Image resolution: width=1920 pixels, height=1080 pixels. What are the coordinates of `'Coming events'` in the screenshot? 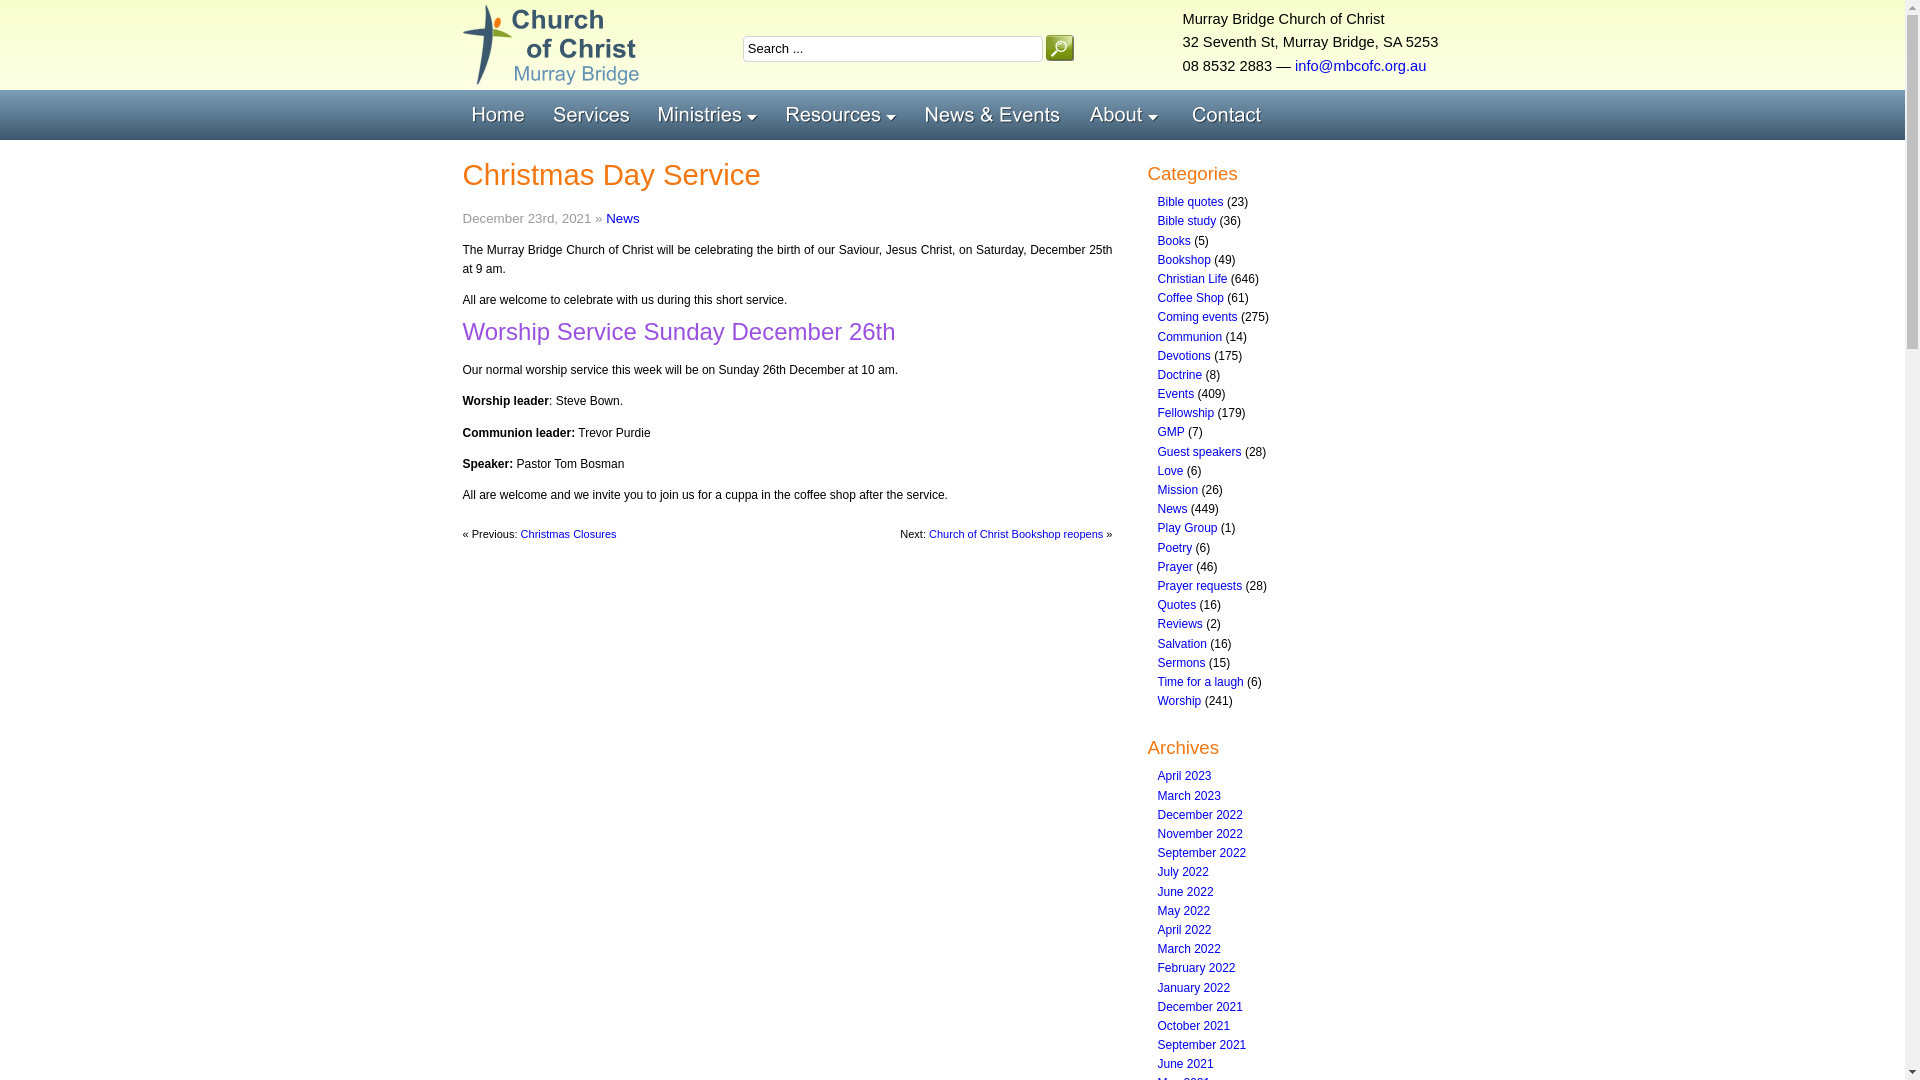 It's located at (1198, 315).